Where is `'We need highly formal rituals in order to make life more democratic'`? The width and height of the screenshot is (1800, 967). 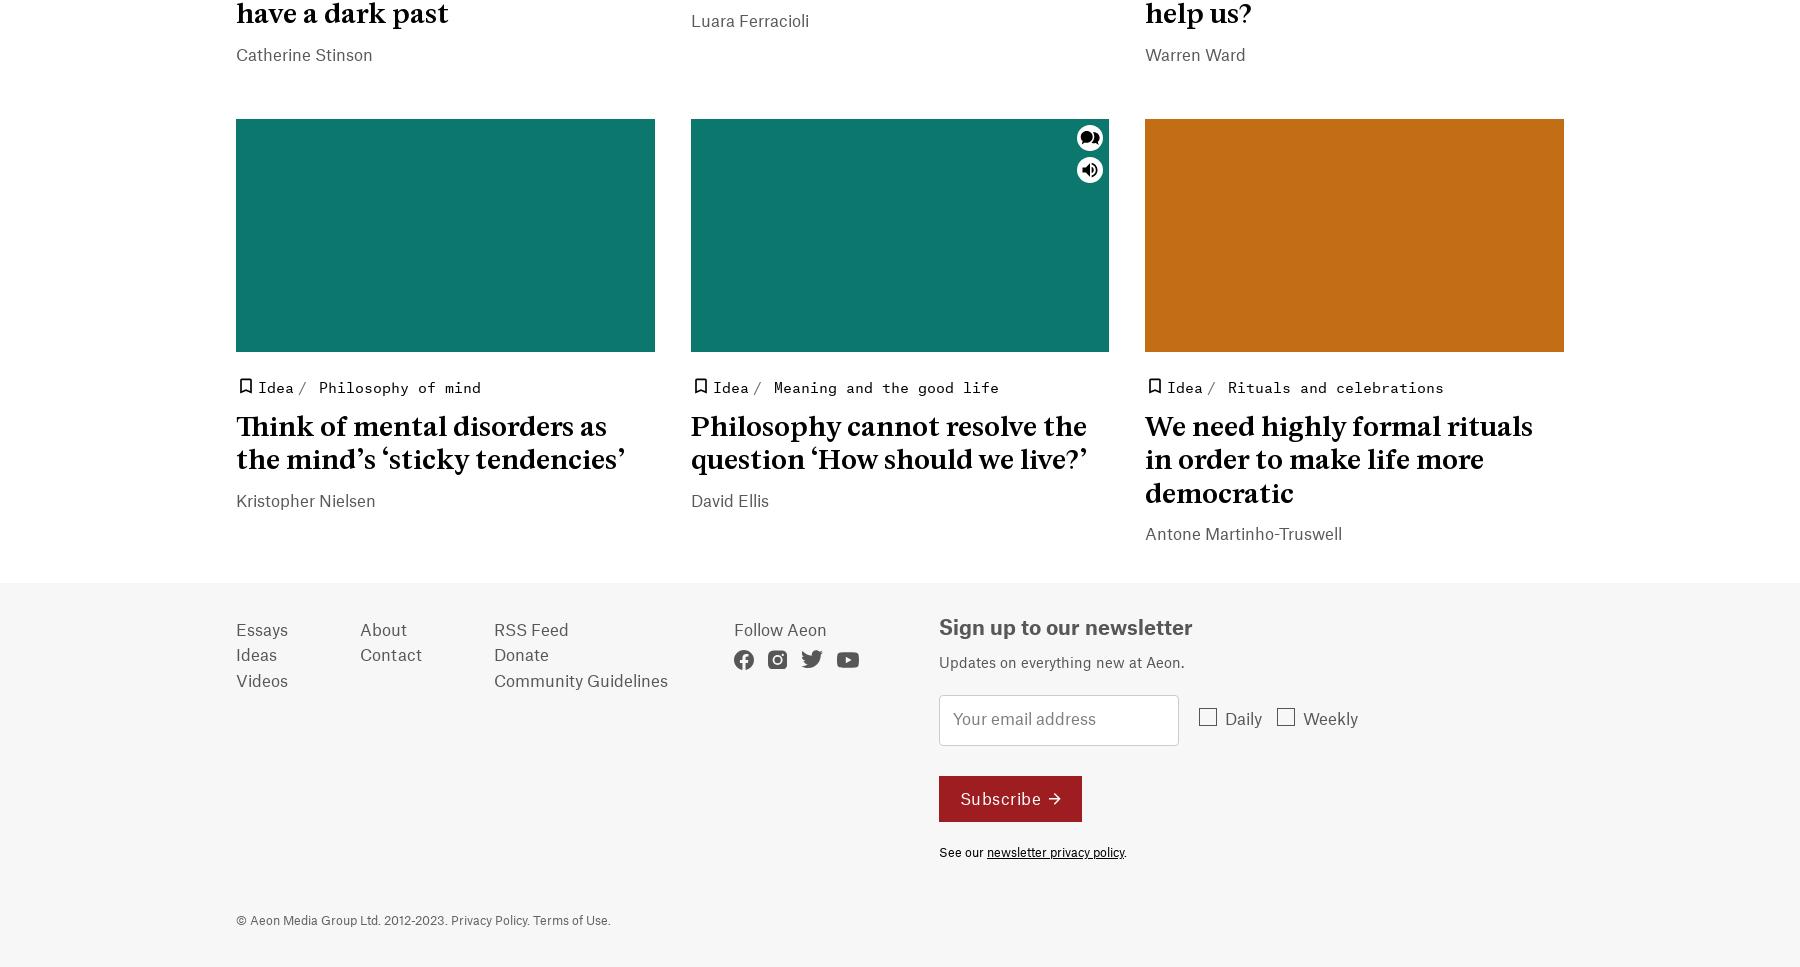 'We need highly formal rituals in order to make life more democratic' is located at coordinates (1339, 460).